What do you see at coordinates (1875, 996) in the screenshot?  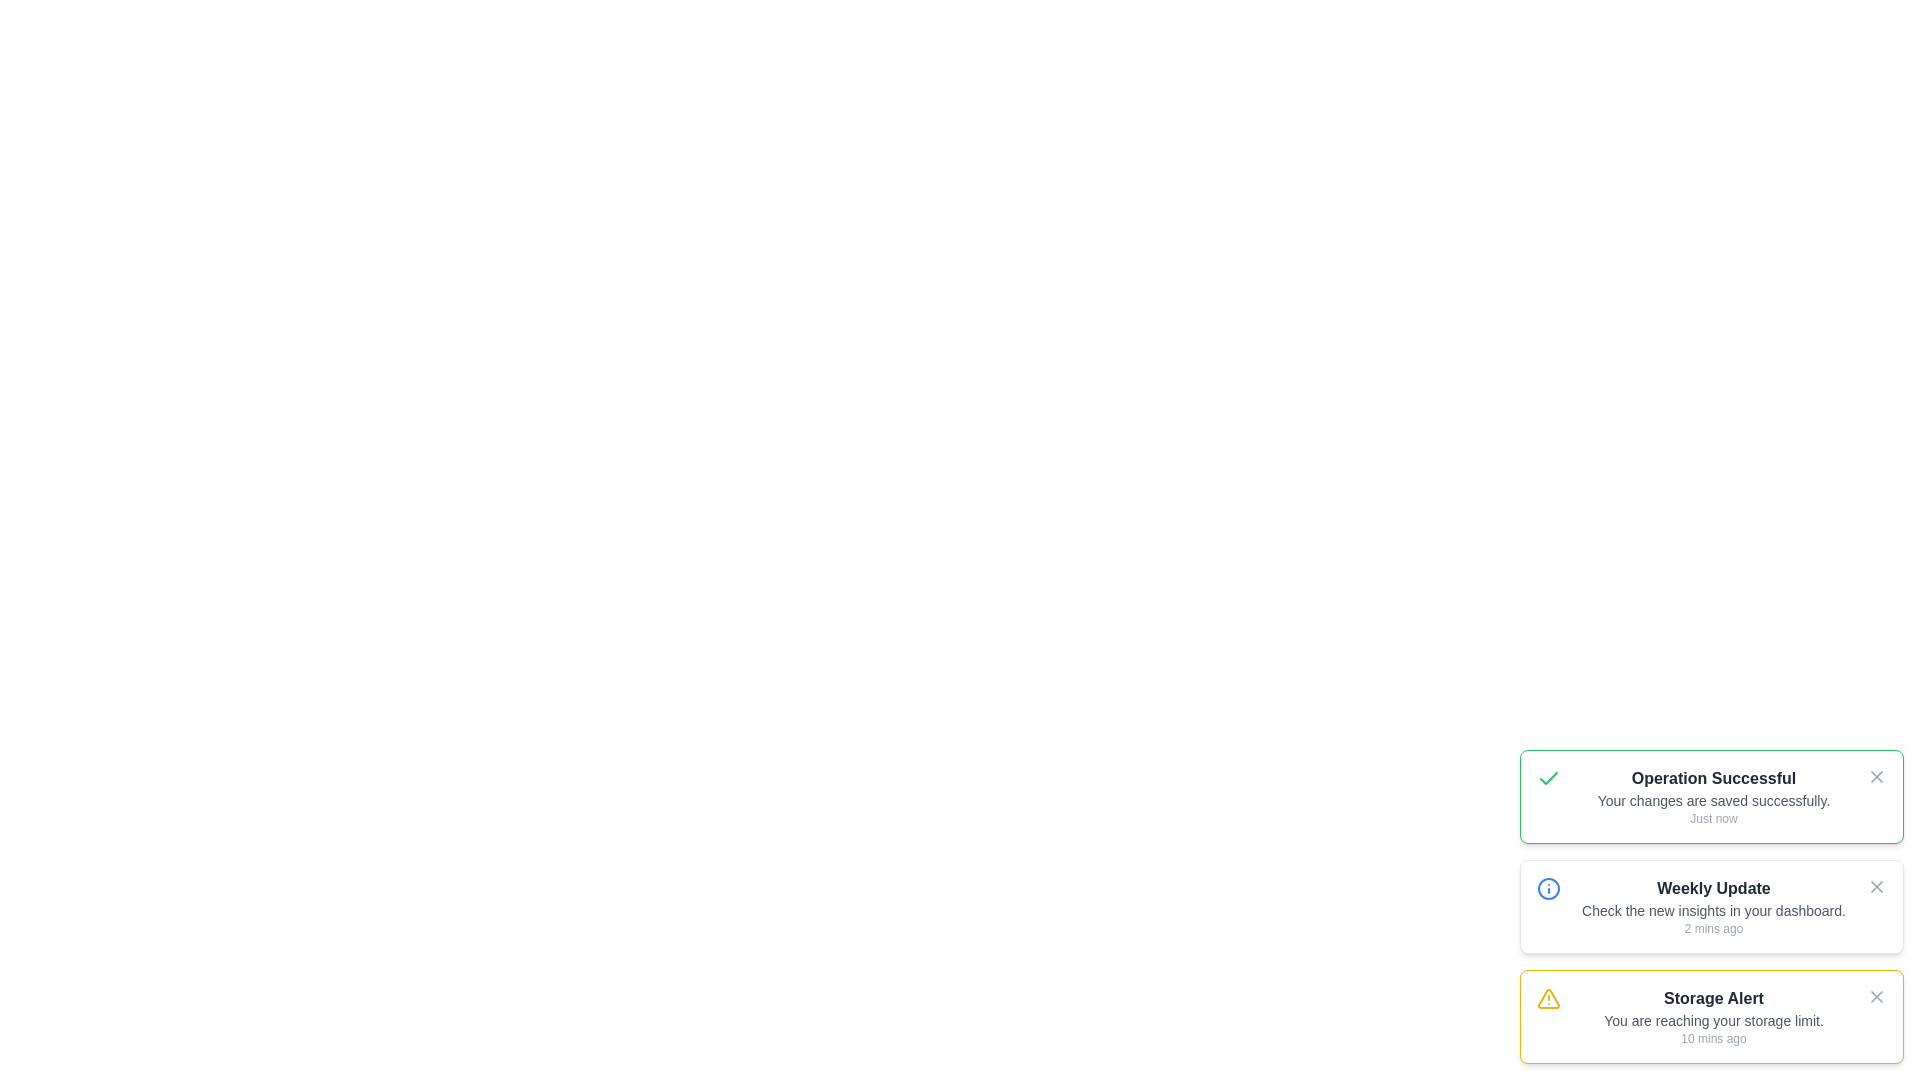 I see `the close button located in the top-right corner of the yellow-bordered 'Storage Alert' notification card` at bounding box center [1875, 996].